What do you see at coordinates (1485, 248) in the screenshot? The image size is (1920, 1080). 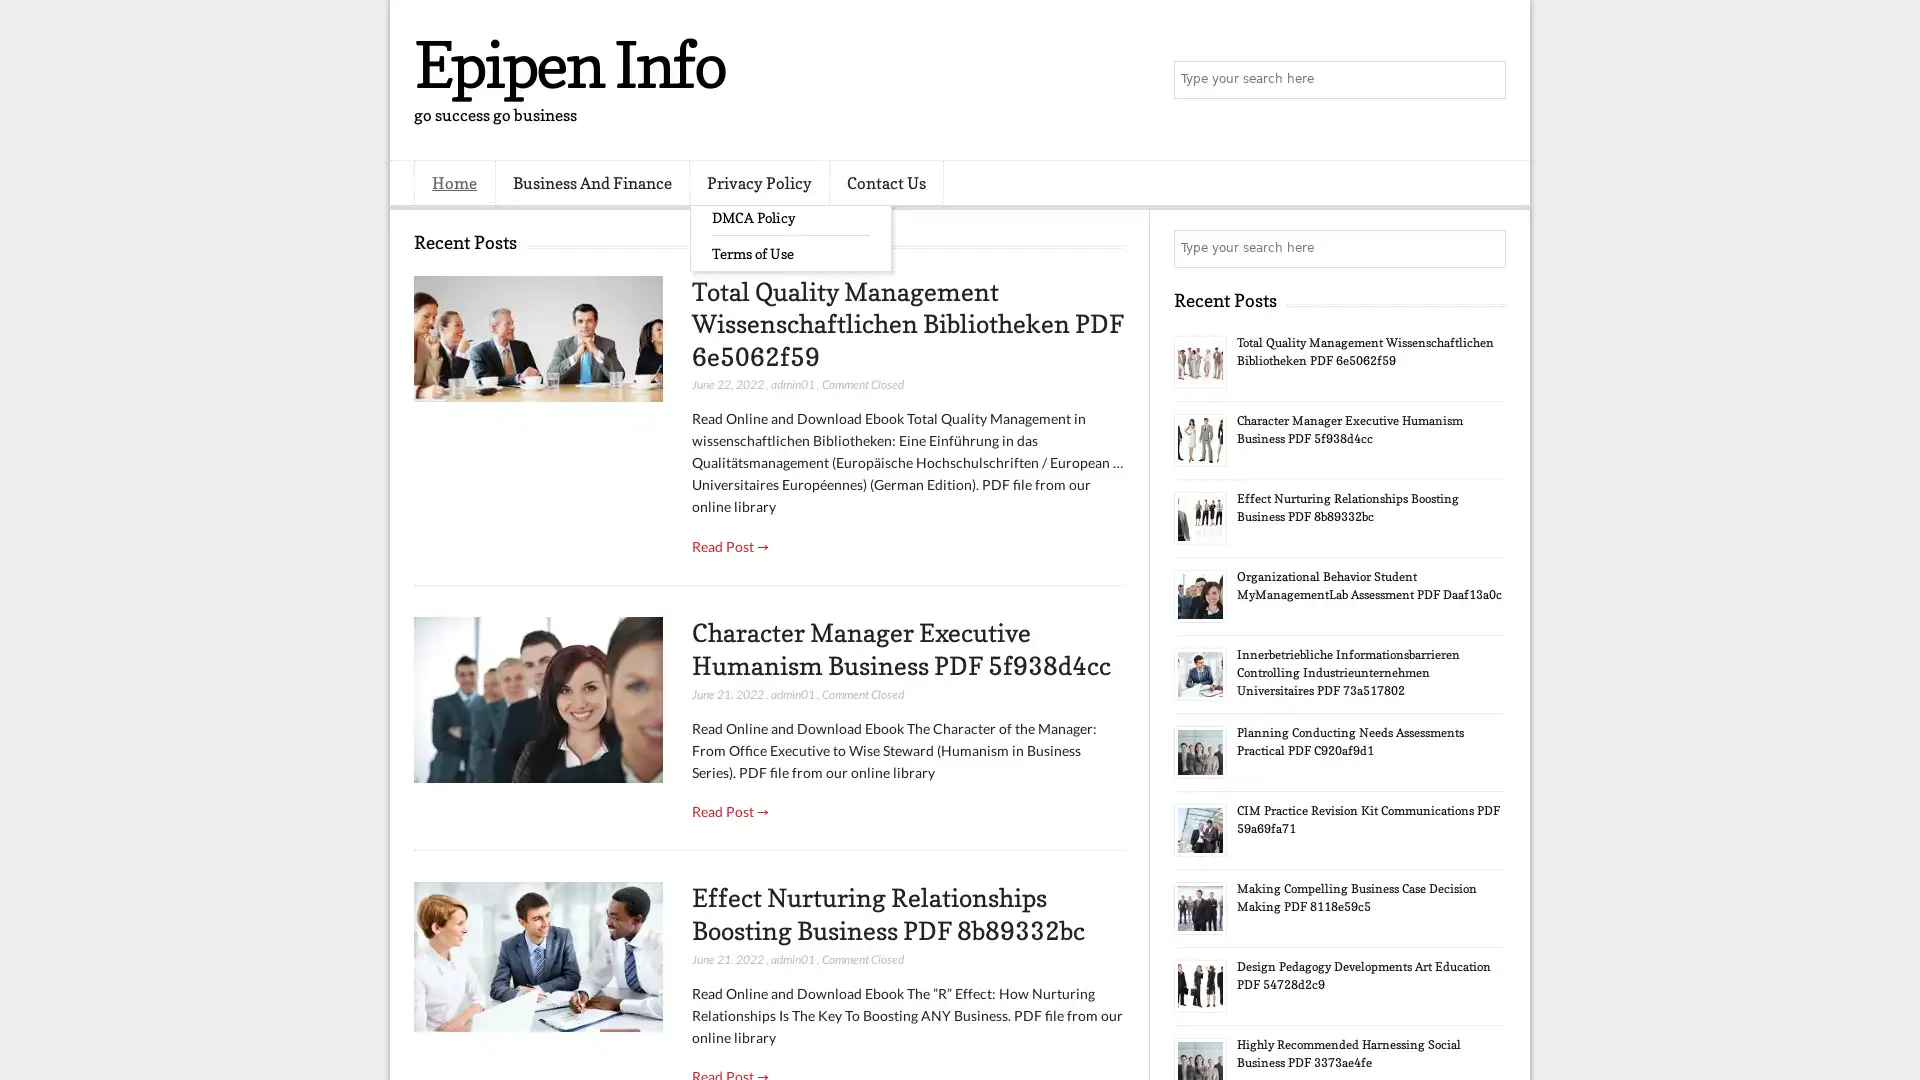 I see `Search` at bounding box center [1485, 248].